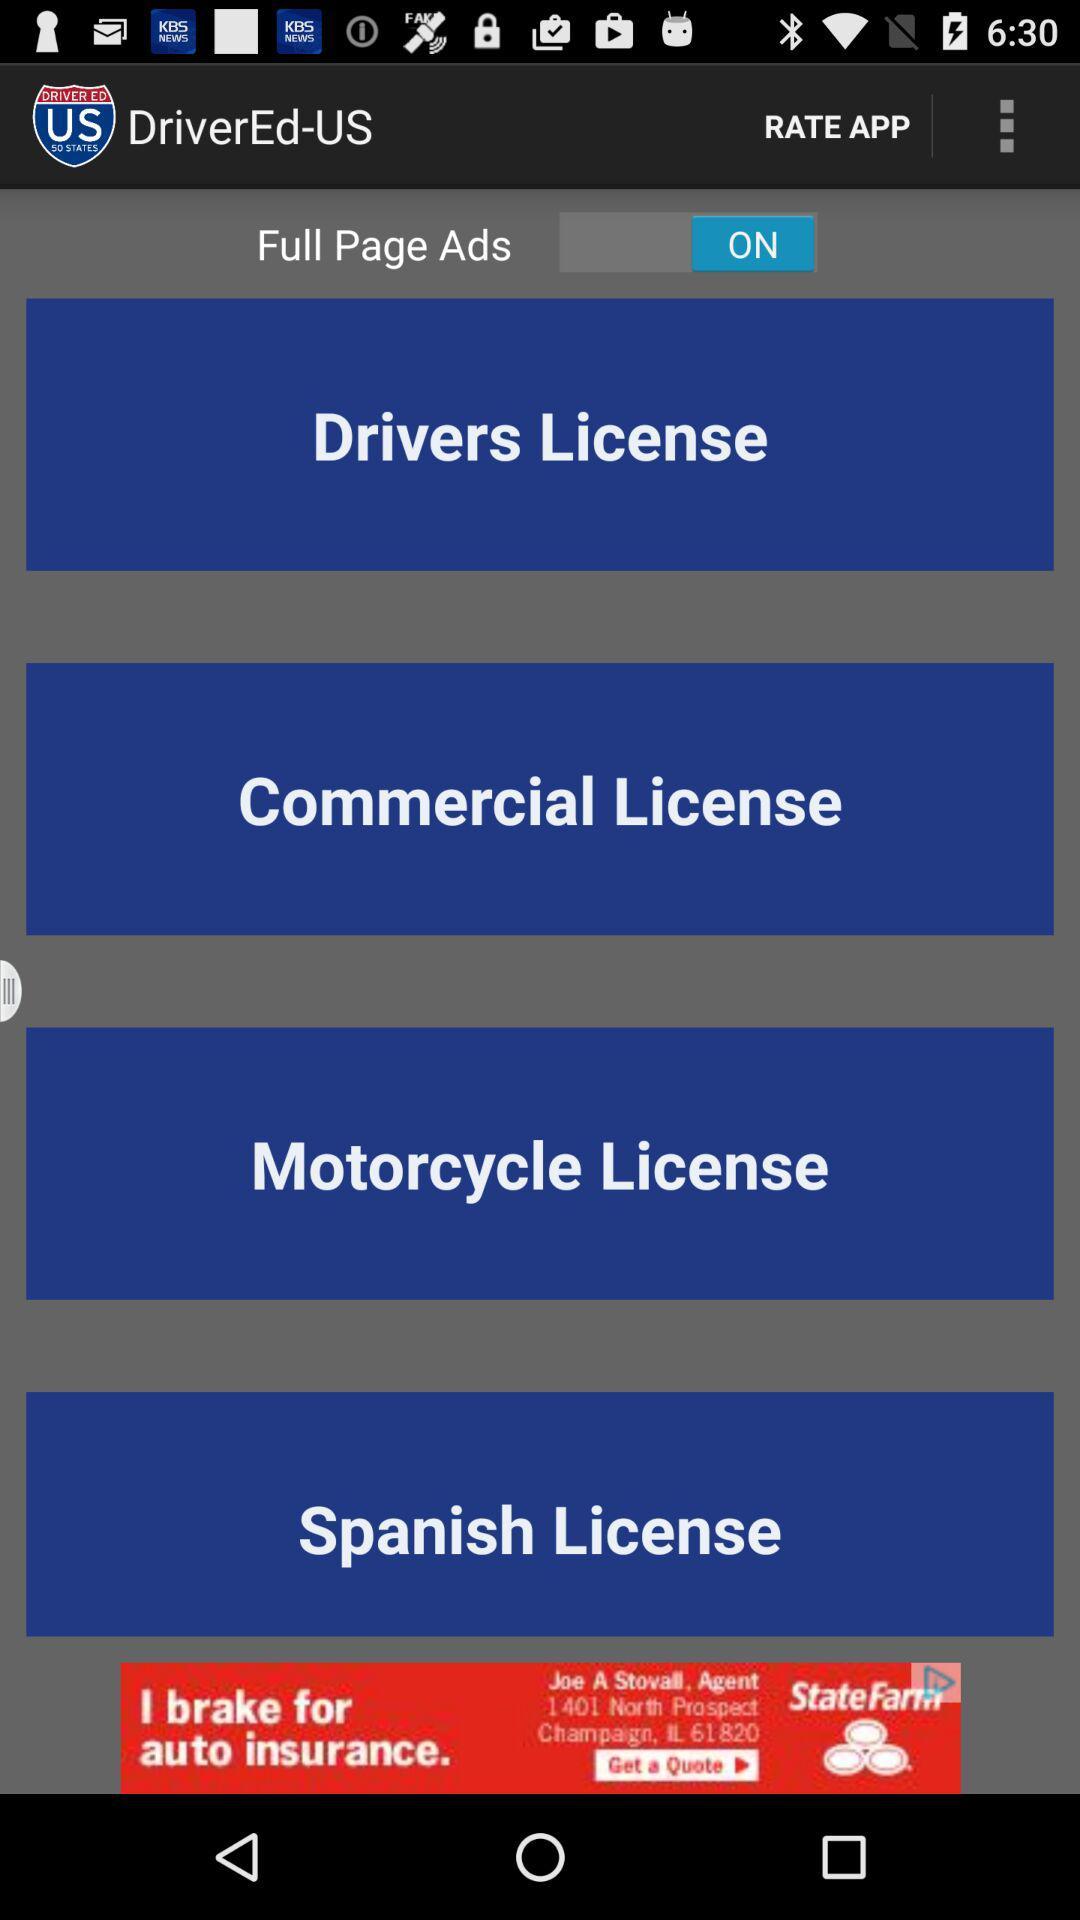 This screenshot has width=1080, height=1920. I want to click on statefarm i brake for auto insurance, so click(540, 1727).